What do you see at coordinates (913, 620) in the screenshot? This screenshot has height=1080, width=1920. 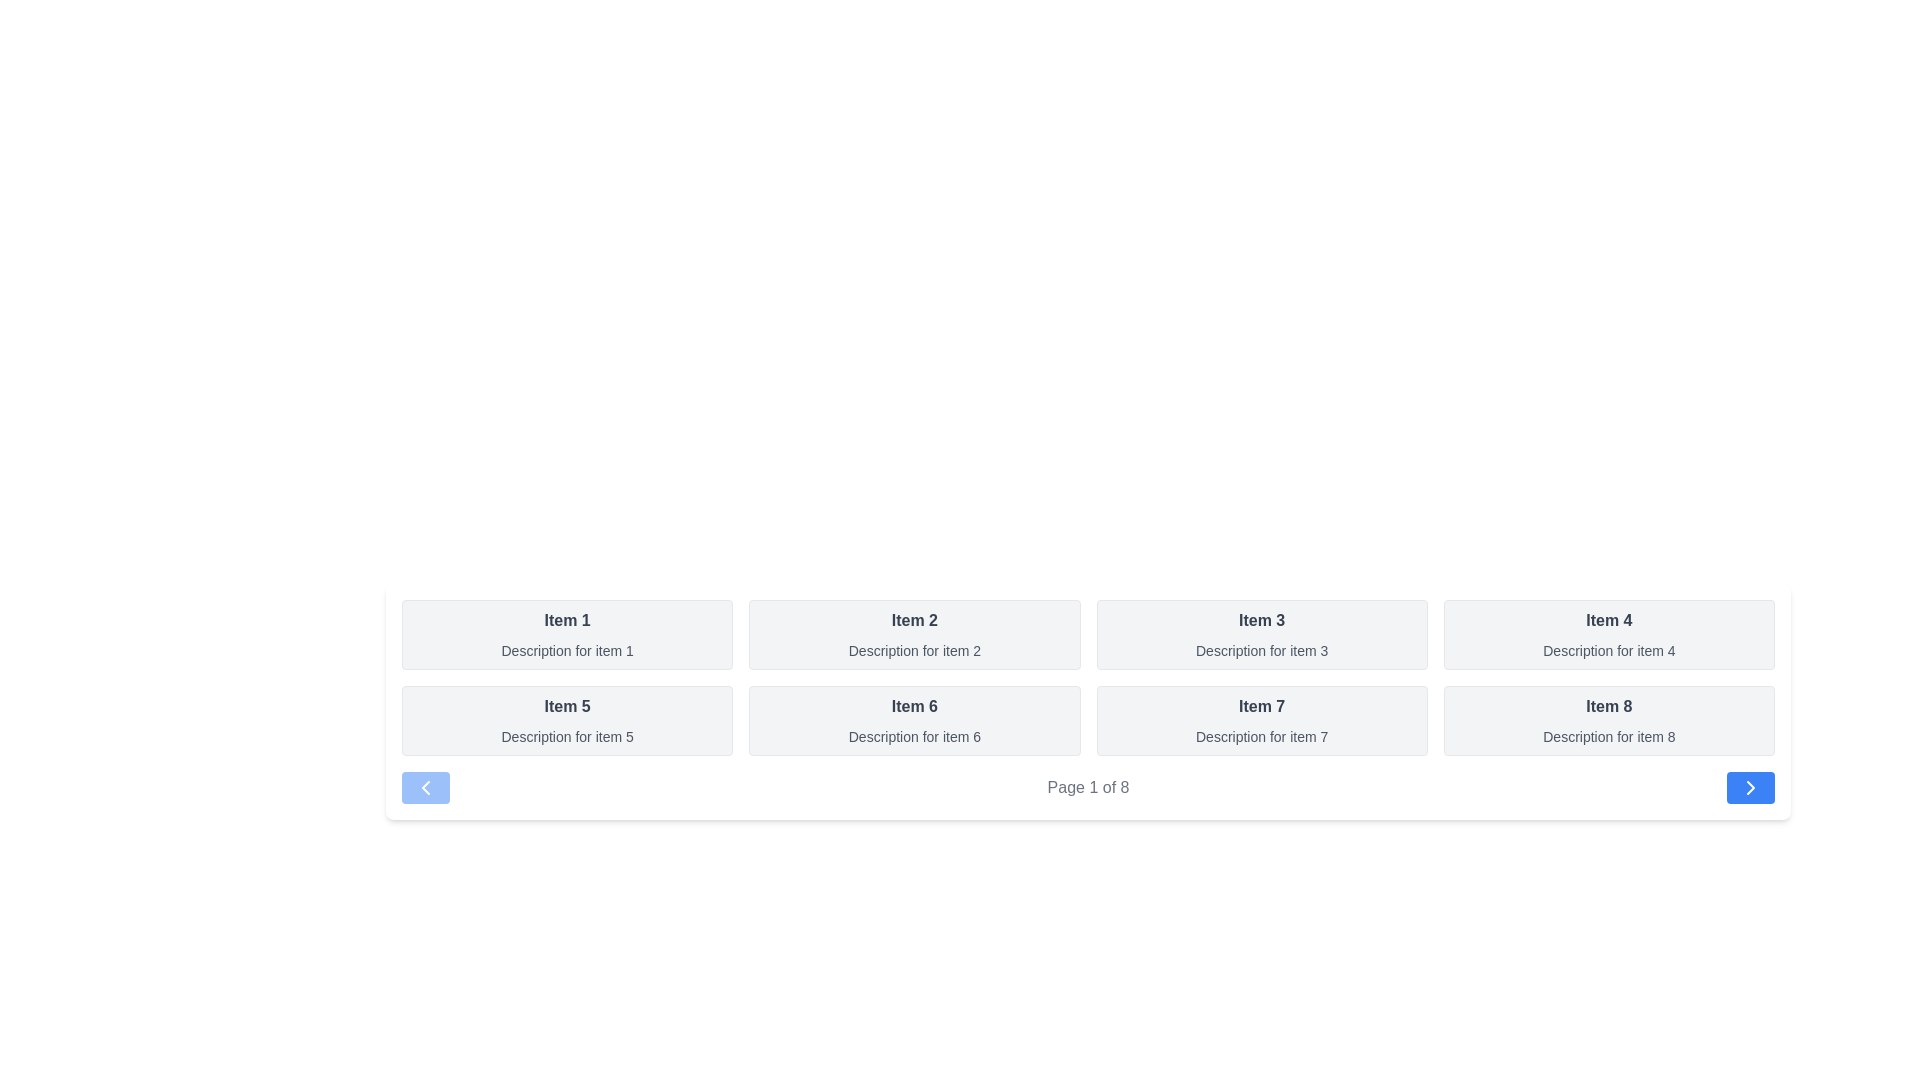 I see `the bold text 'Item 2' located in the second column of the grid, styled with a dark gray font and positioned above the description text 'Description for item 2'` at bounding box center [913, 620].